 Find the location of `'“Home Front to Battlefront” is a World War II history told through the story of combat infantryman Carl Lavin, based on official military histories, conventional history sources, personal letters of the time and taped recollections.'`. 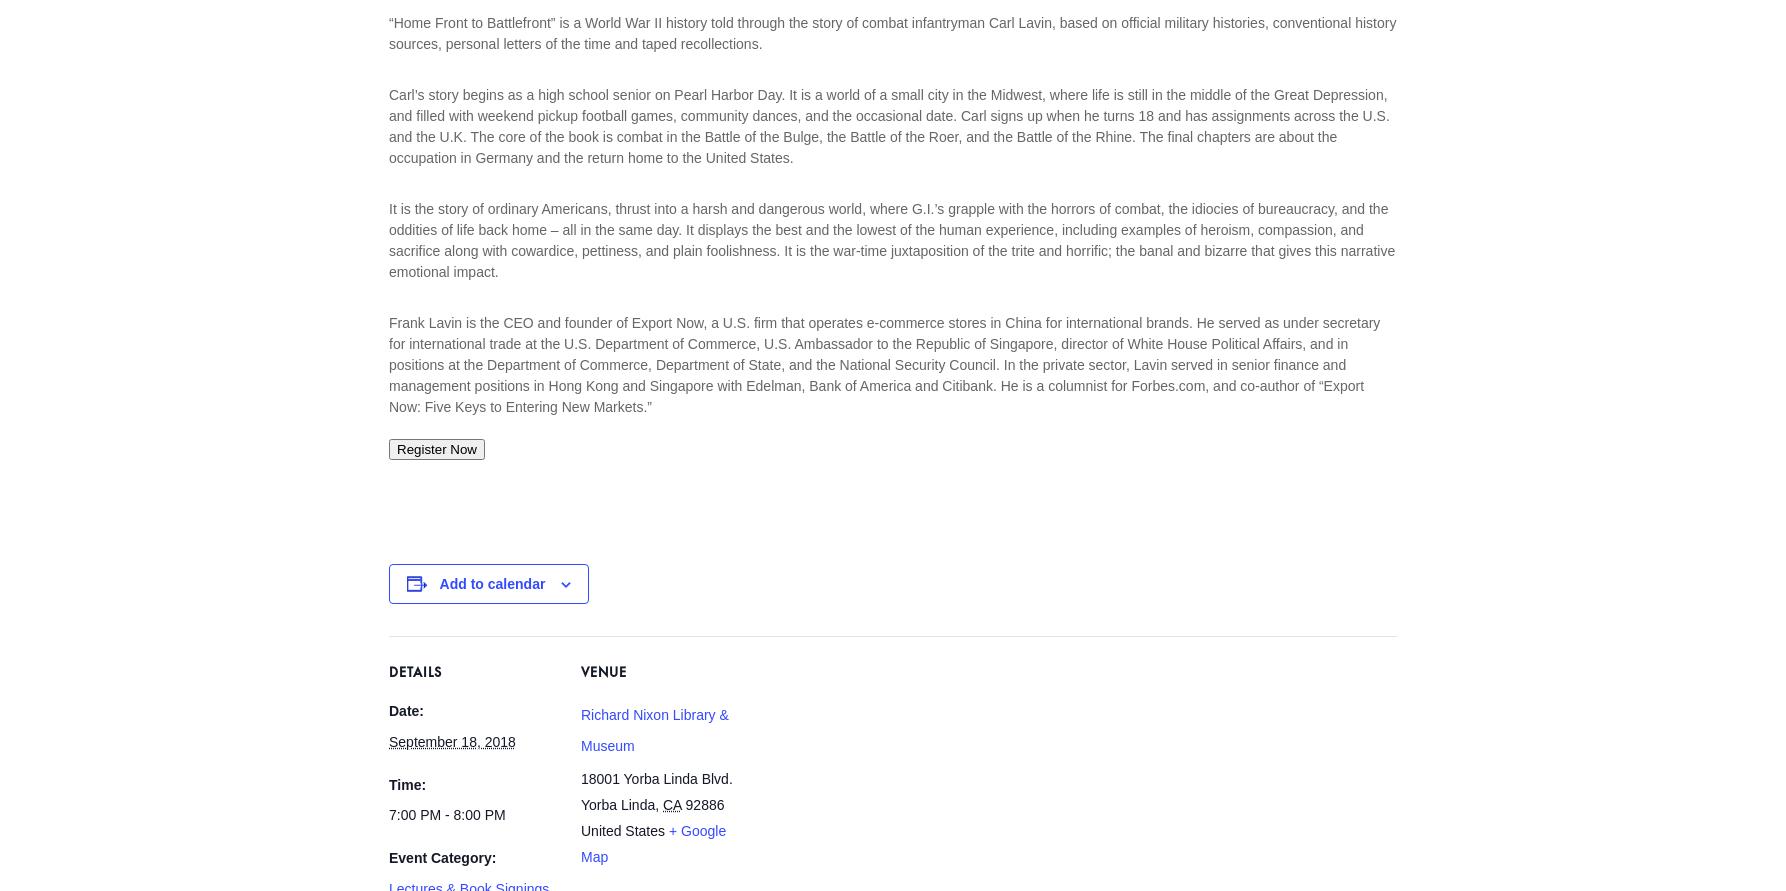

'“Home Front to Battlefront” is a World War II history told through the story of combat infantryman Carl Lavin, based on official military histories, conventional history sources, personal letters of the time and taped recollections.' is located at coordinates (891, 32).